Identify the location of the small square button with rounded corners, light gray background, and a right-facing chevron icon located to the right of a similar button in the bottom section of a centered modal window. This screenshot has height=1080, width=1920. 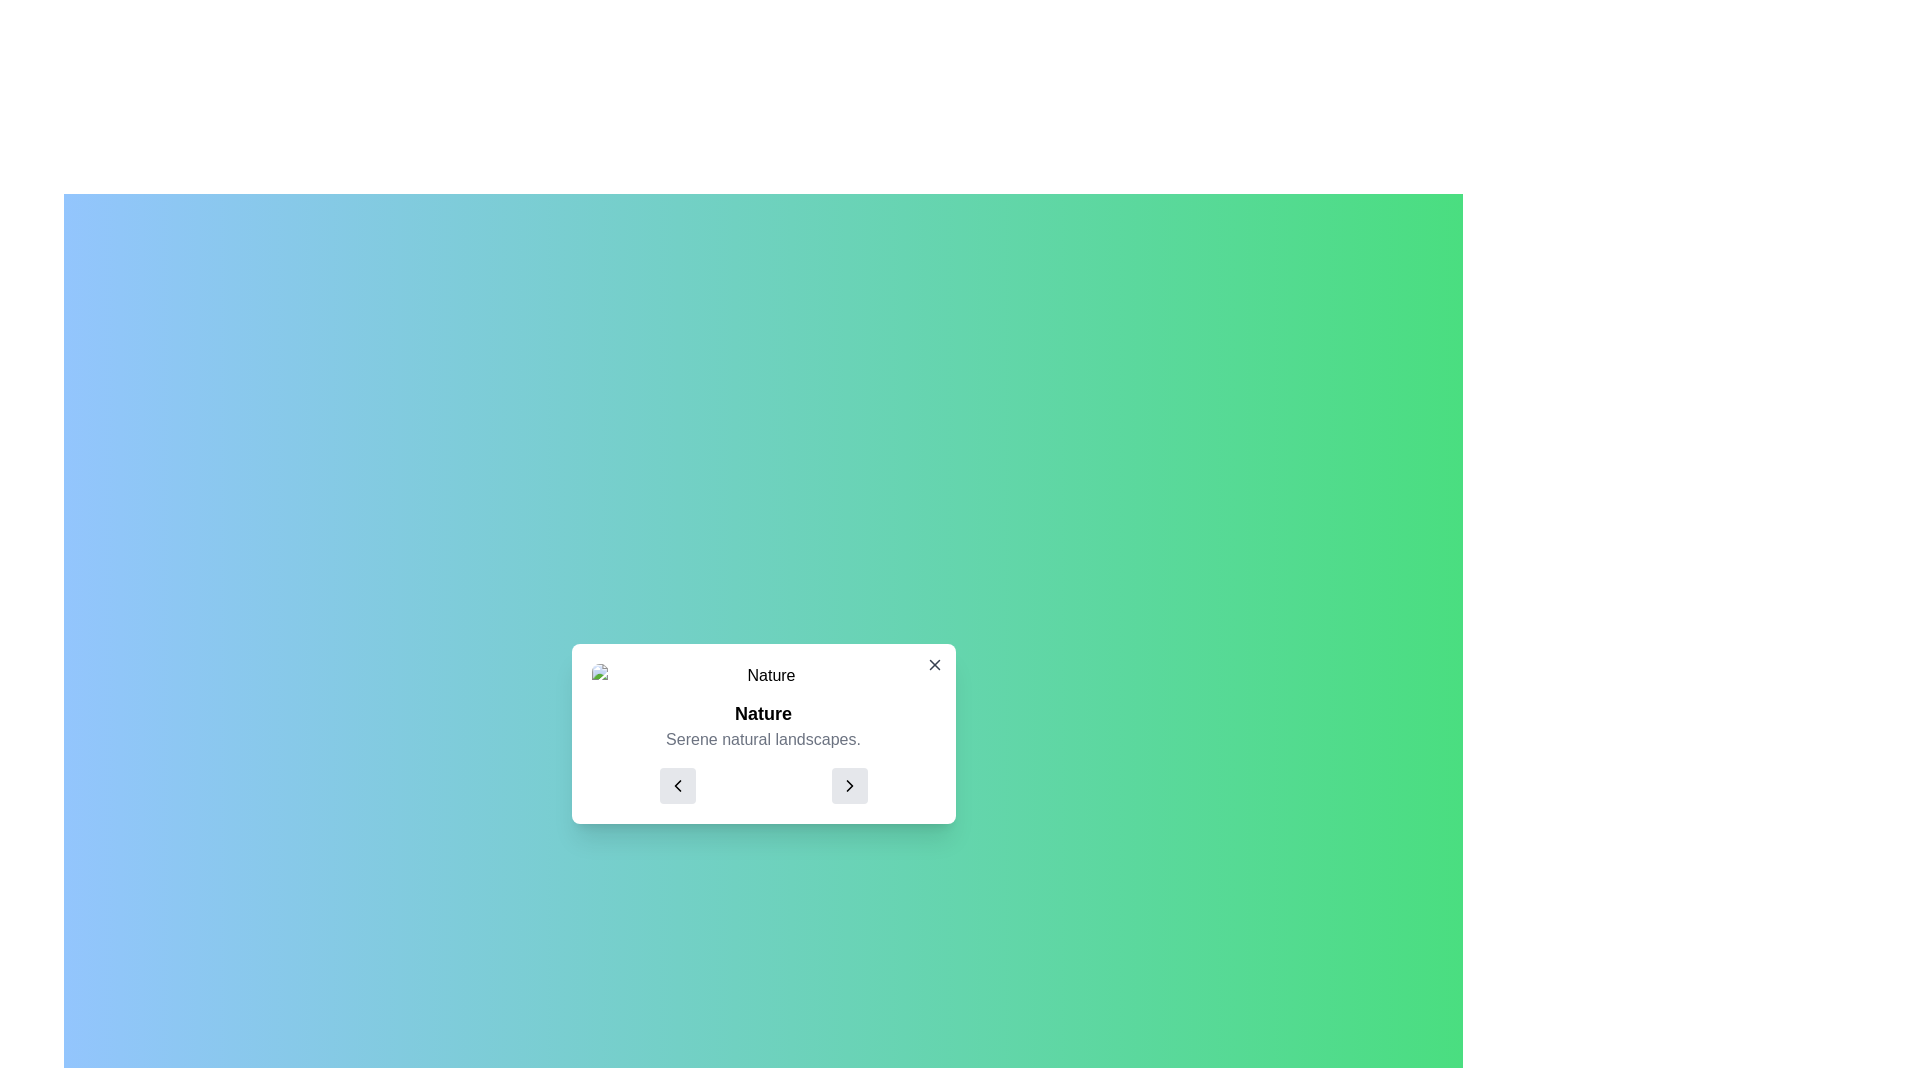
(849, 785).